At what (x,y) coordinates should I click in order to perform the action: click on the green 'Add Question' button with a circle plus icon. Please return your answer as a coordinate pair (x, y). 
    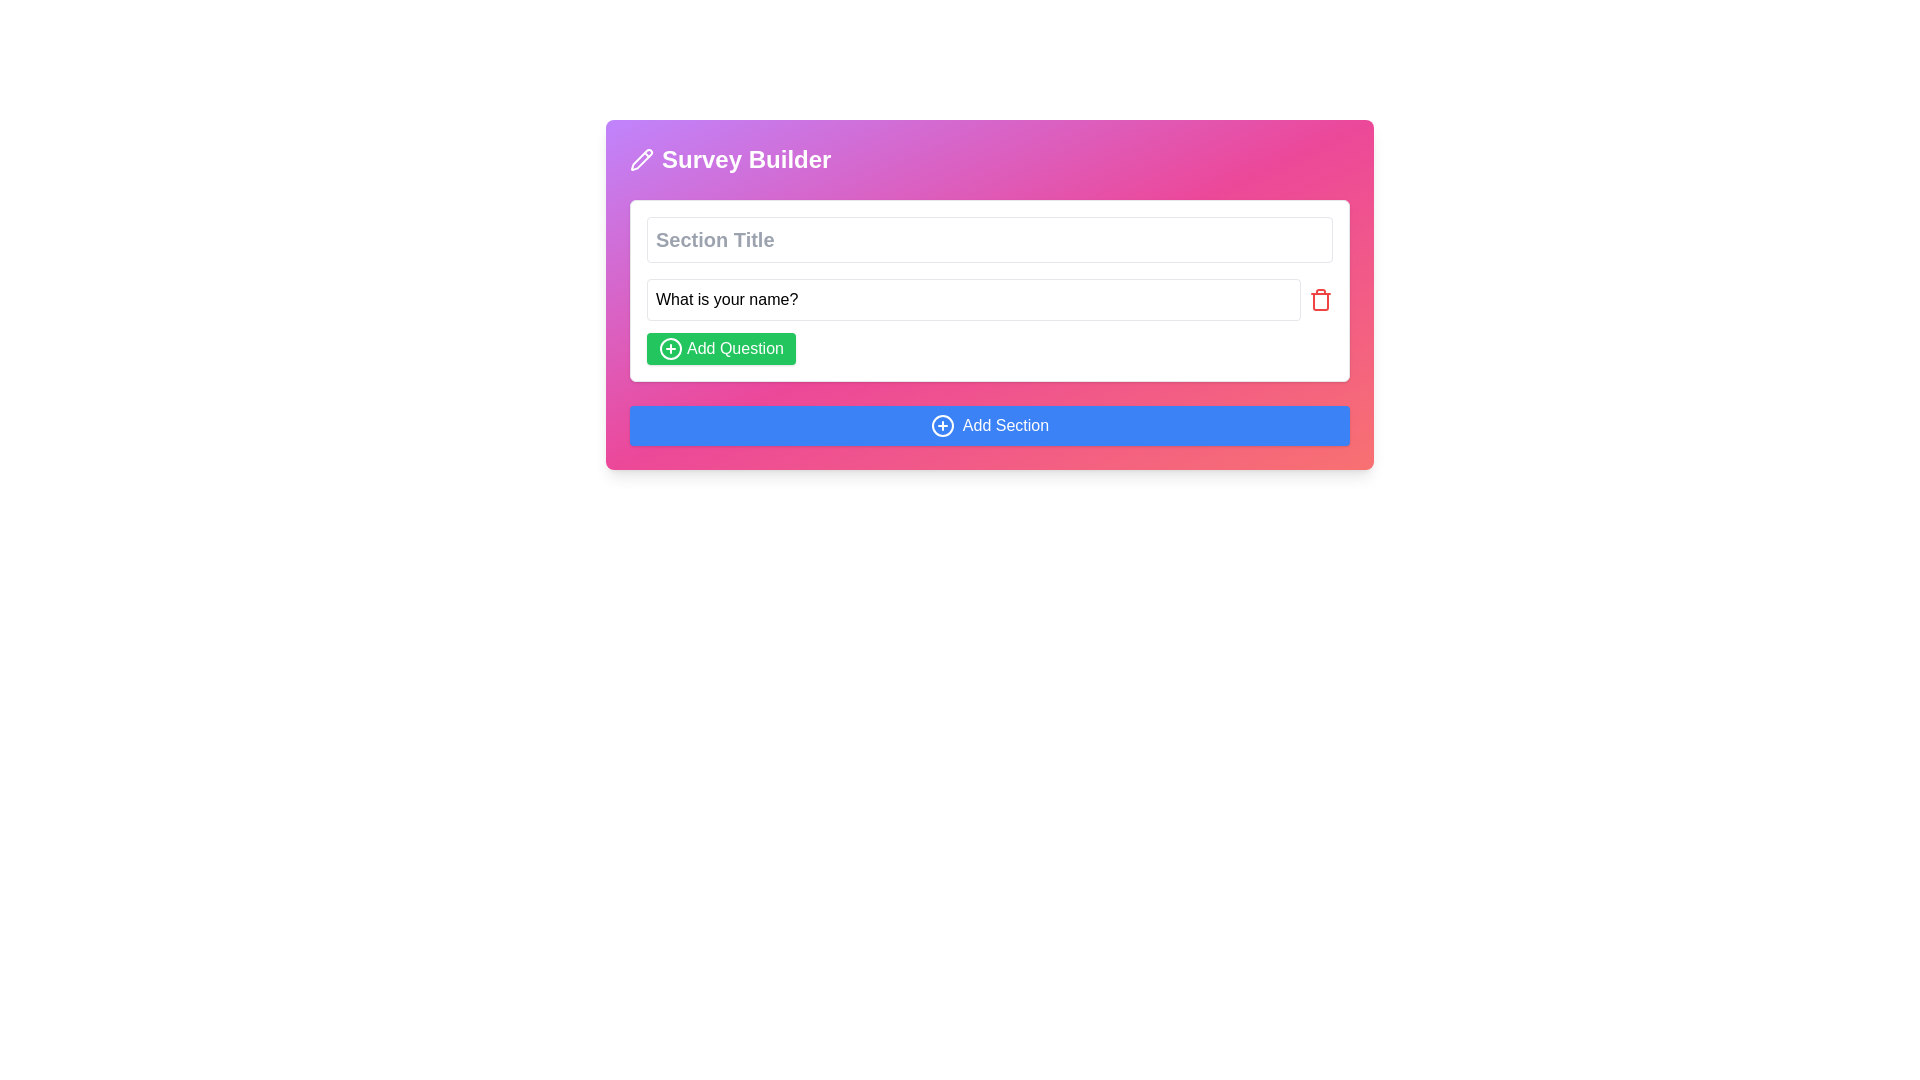
    Looking at the image, I should click on (720, 347).